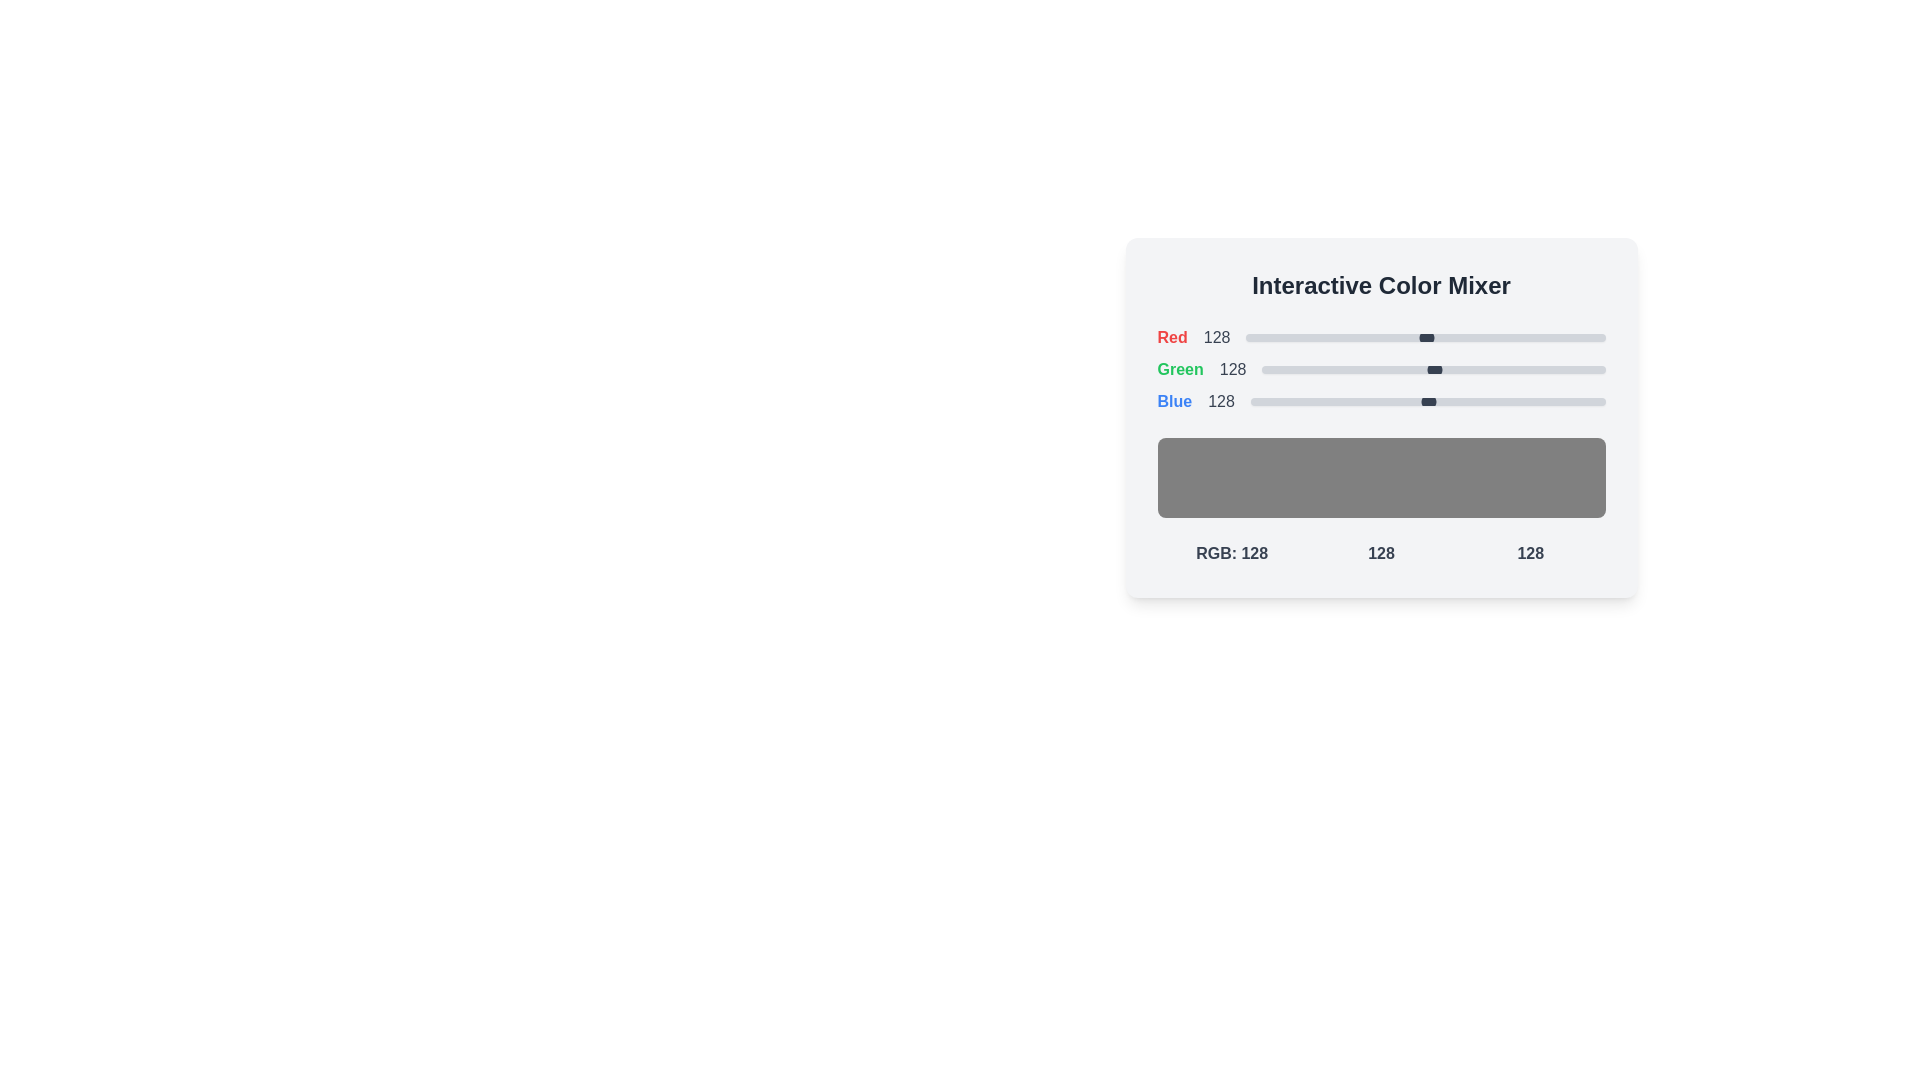 Image resolution: width=1920 pixels, height=1080 pixels. Describe the element at coordinates (1561, 401) in the screenshot. I see `the blue value` at that location.